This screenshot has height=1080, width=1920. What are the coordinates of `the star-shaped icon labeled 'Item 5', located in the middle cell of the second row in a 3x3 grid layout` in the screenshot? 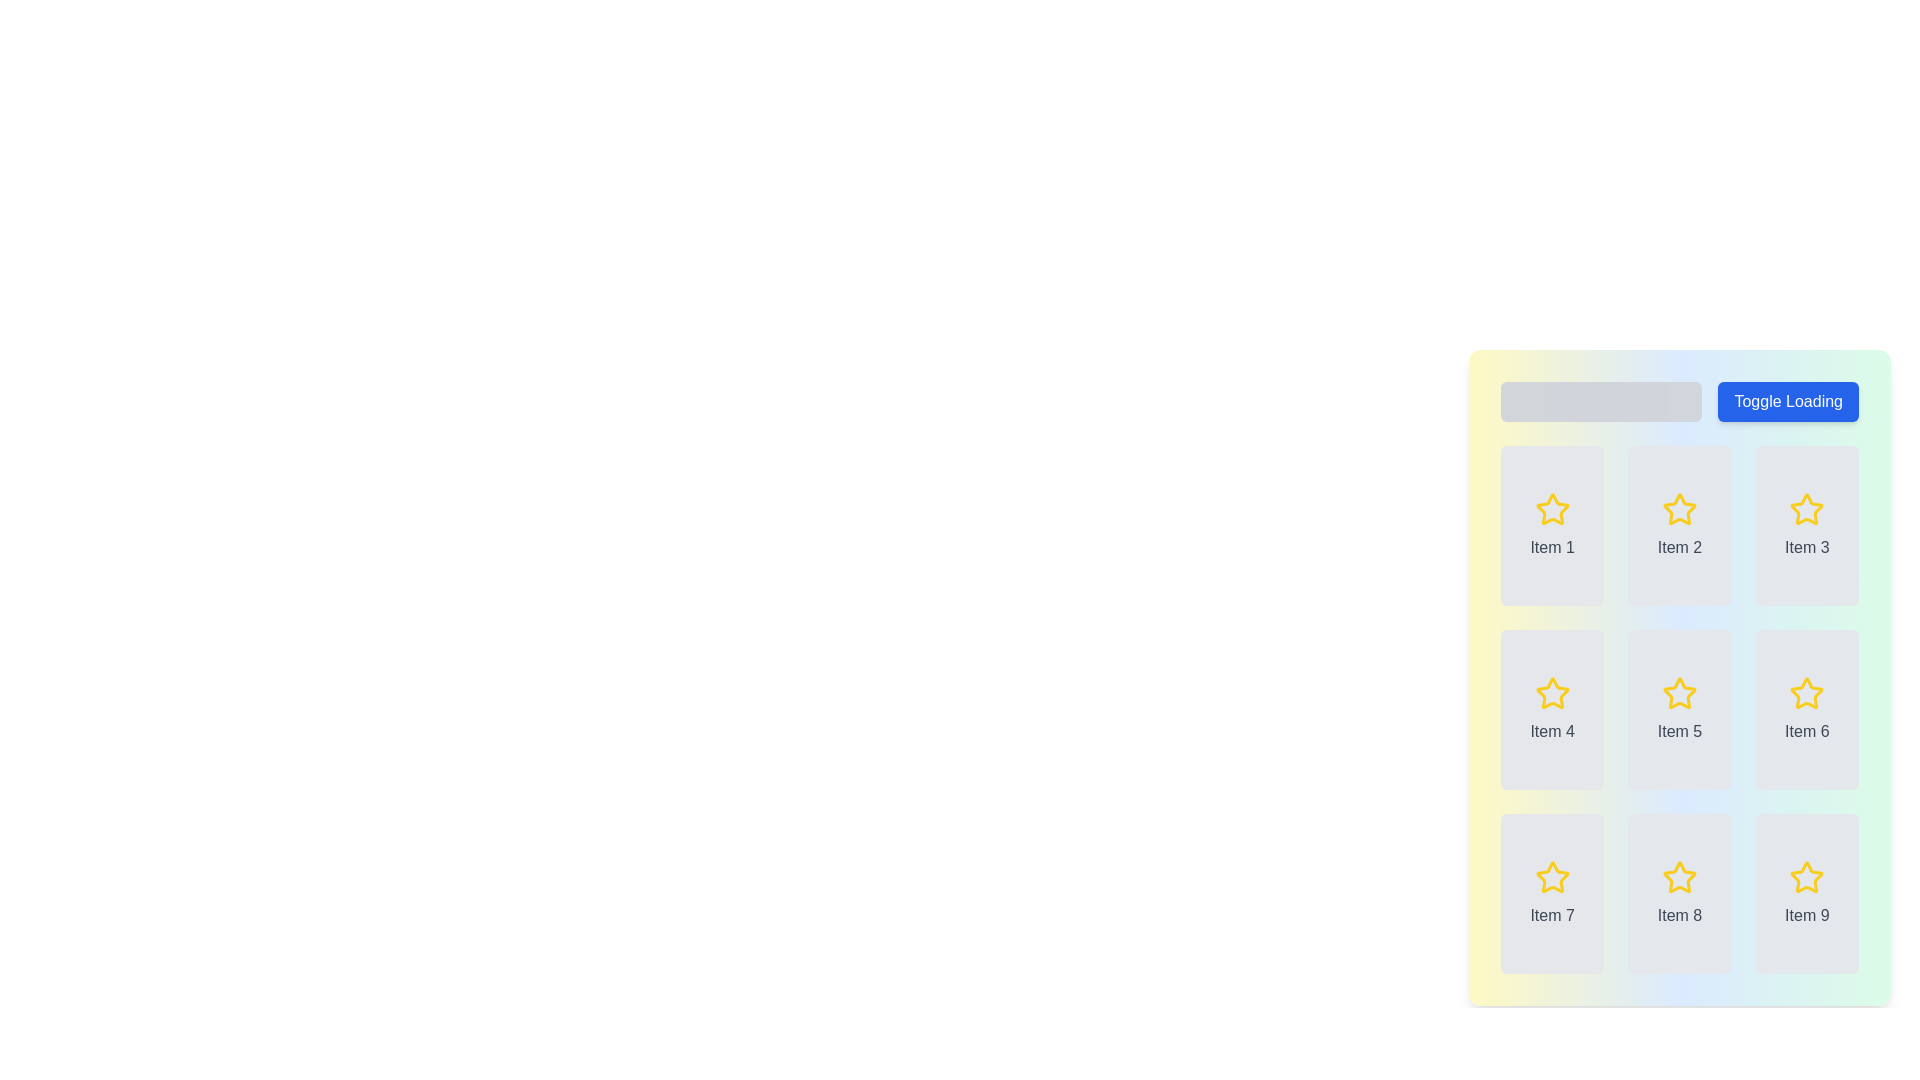 It's located at (1680, 692).